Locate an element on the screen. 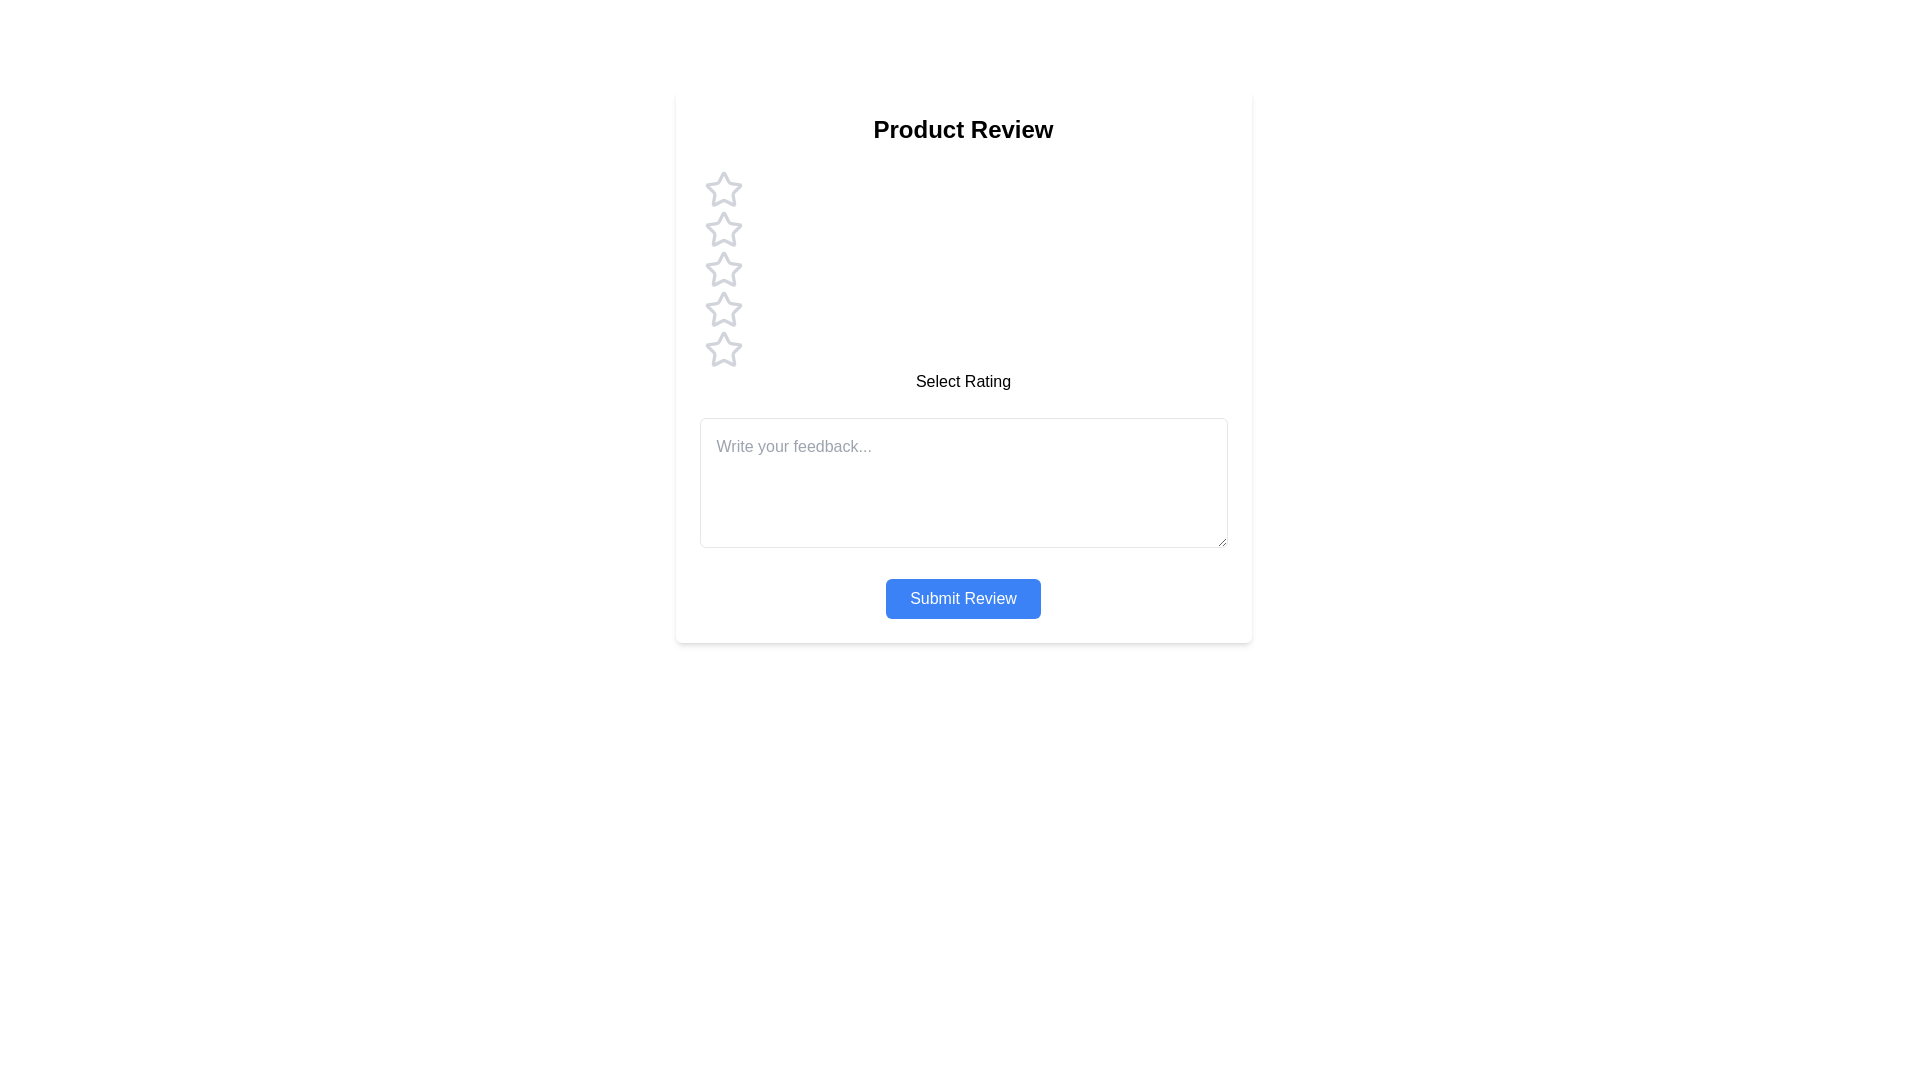 This screenshot has width=1920, height=1080. the first star rating icon, which is a hollow star with a thin outline and grayish tint, located in the top-left corner of a five-star rating set, directly below the 'Product Review' heading is located at coordinates (722, 189).